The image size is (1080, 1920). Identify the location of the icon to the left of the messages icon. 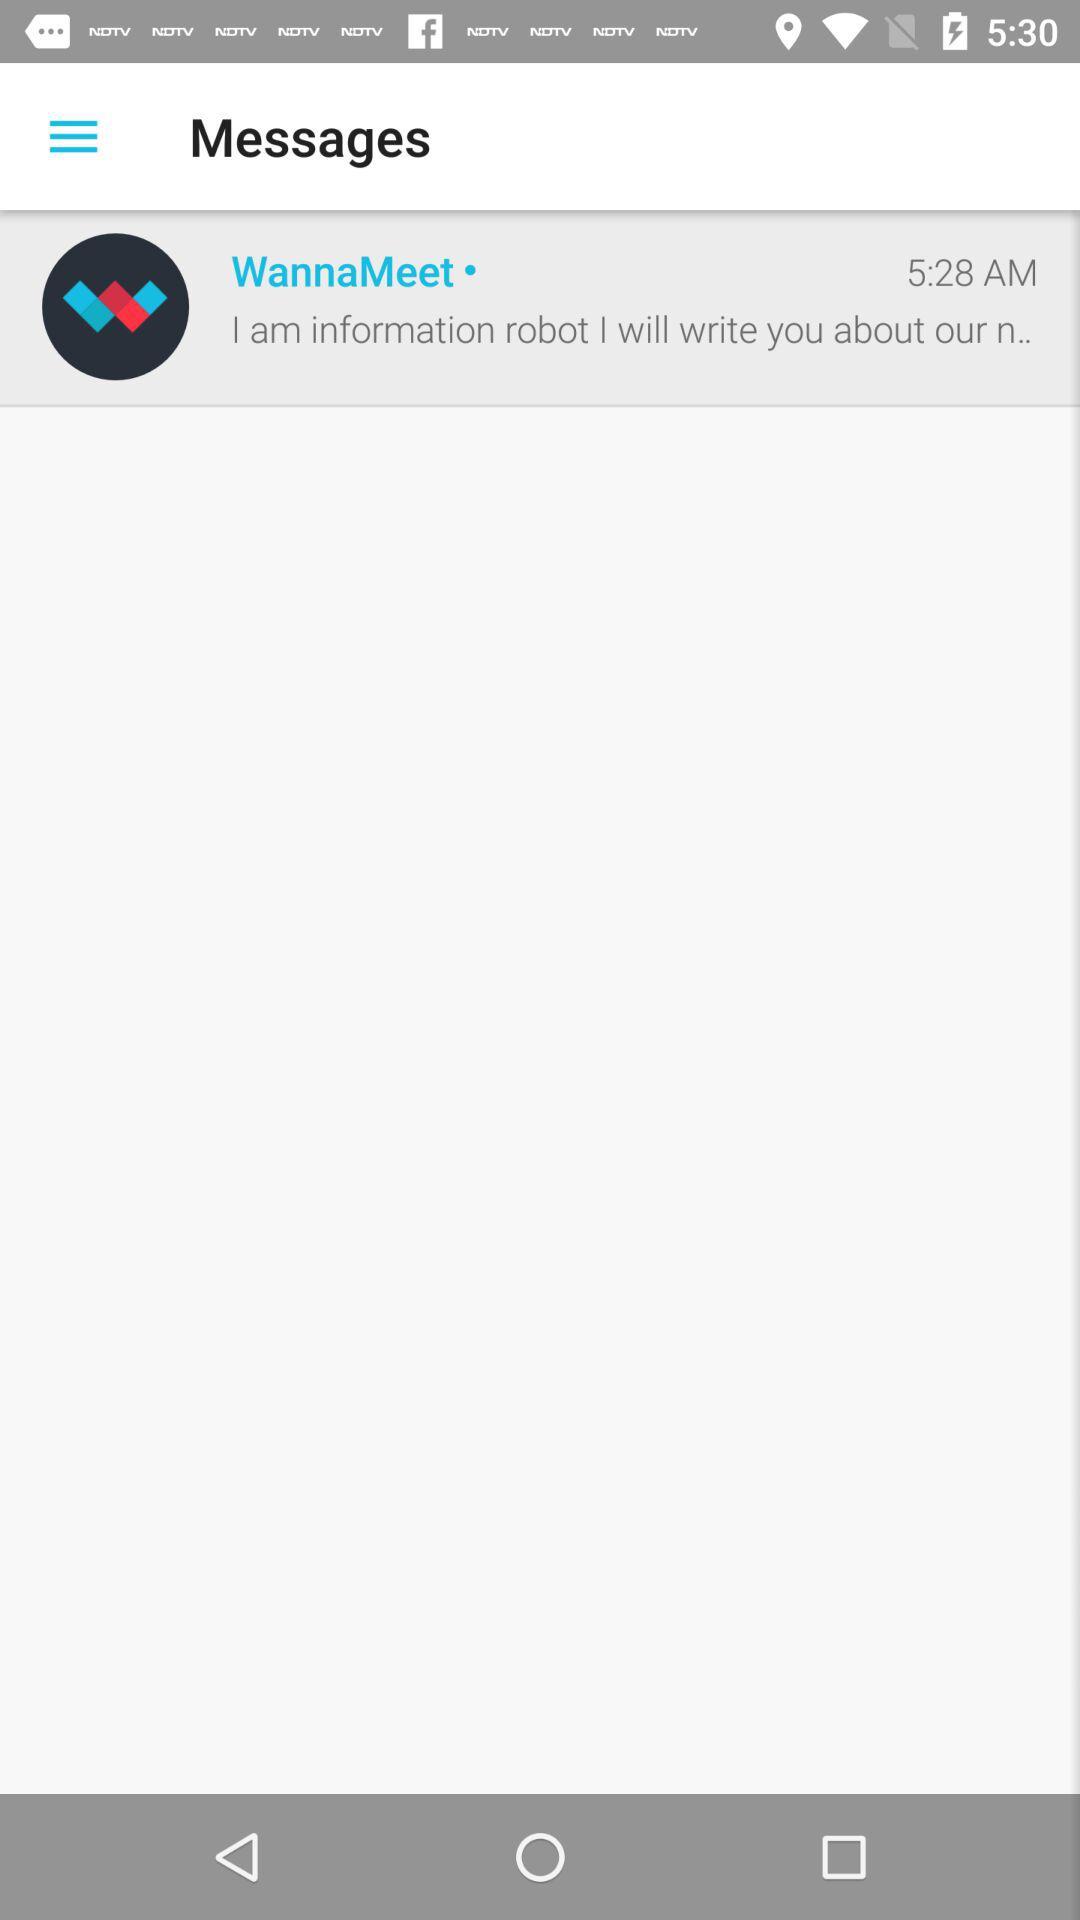
(72, 135).